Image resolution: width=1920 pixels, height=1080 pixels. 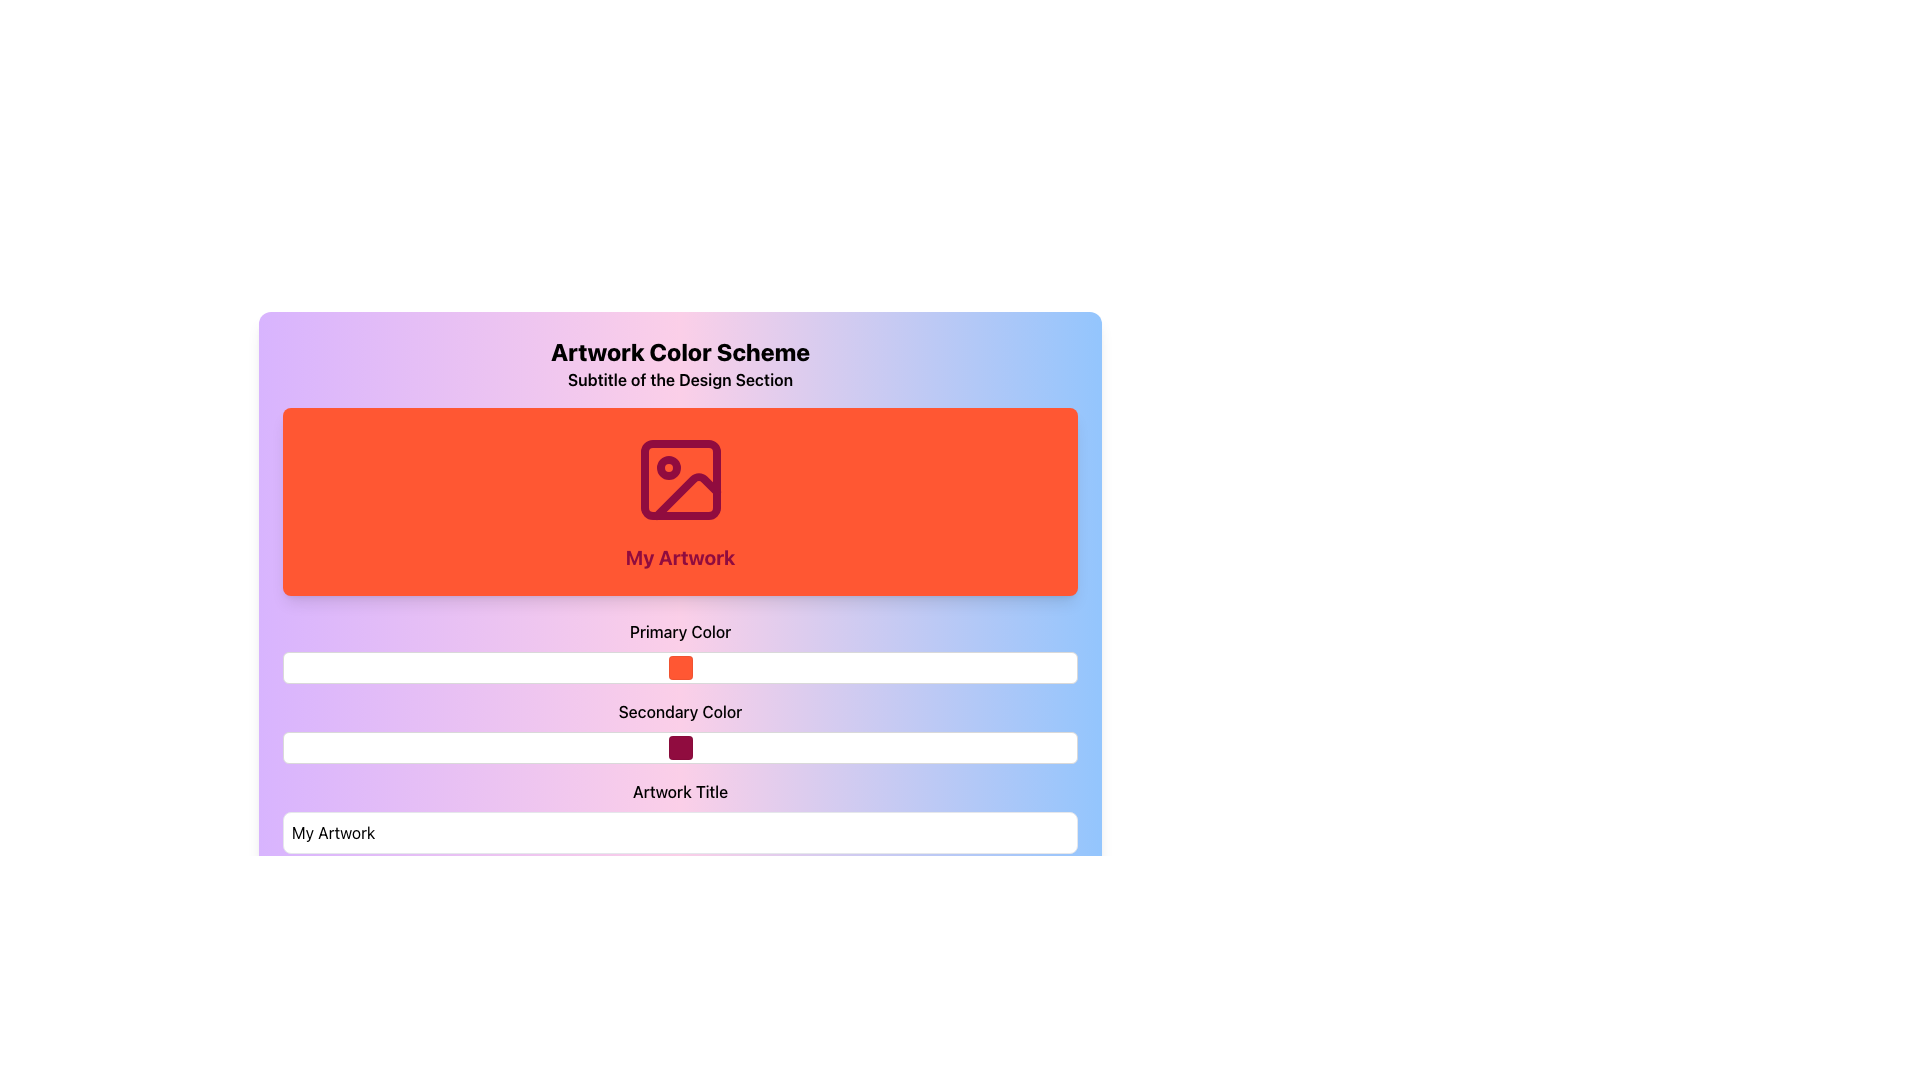 What do you see at coordinates (680, 817) in the screenshot?
I see `the 'Artwork Title' text input field to focus it, which is styled with a bordered, rounded rectangle and positioned below the 'Secondary Color' group` at bounding box center [680, 817].